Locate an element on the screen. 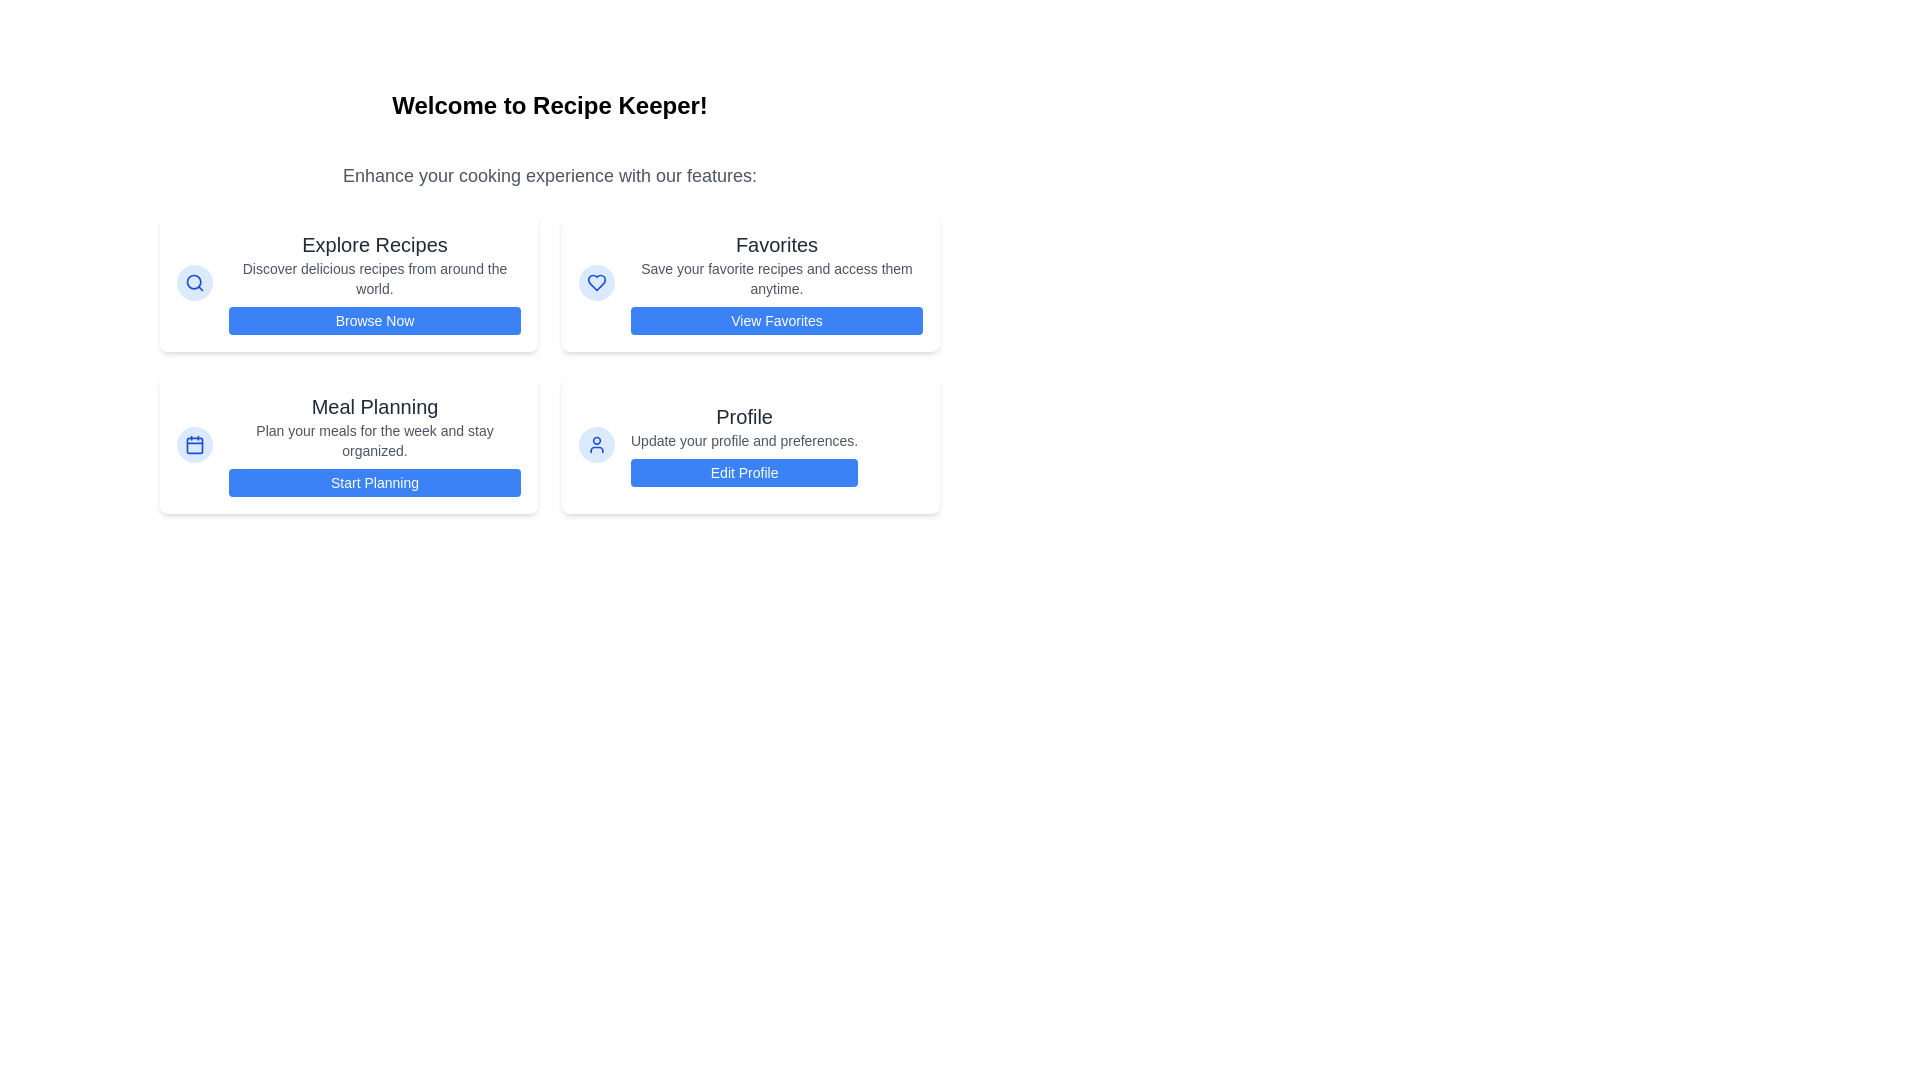 The height and width of the screenshot is (1080, 1920). the informational text block that reads 'Plan your meals for the week and stay organized.', which is styled in a small, gray font and positioned below the 'Meal Planning' header and above the 'Start Planning' button is located at coordinates (374, 439).